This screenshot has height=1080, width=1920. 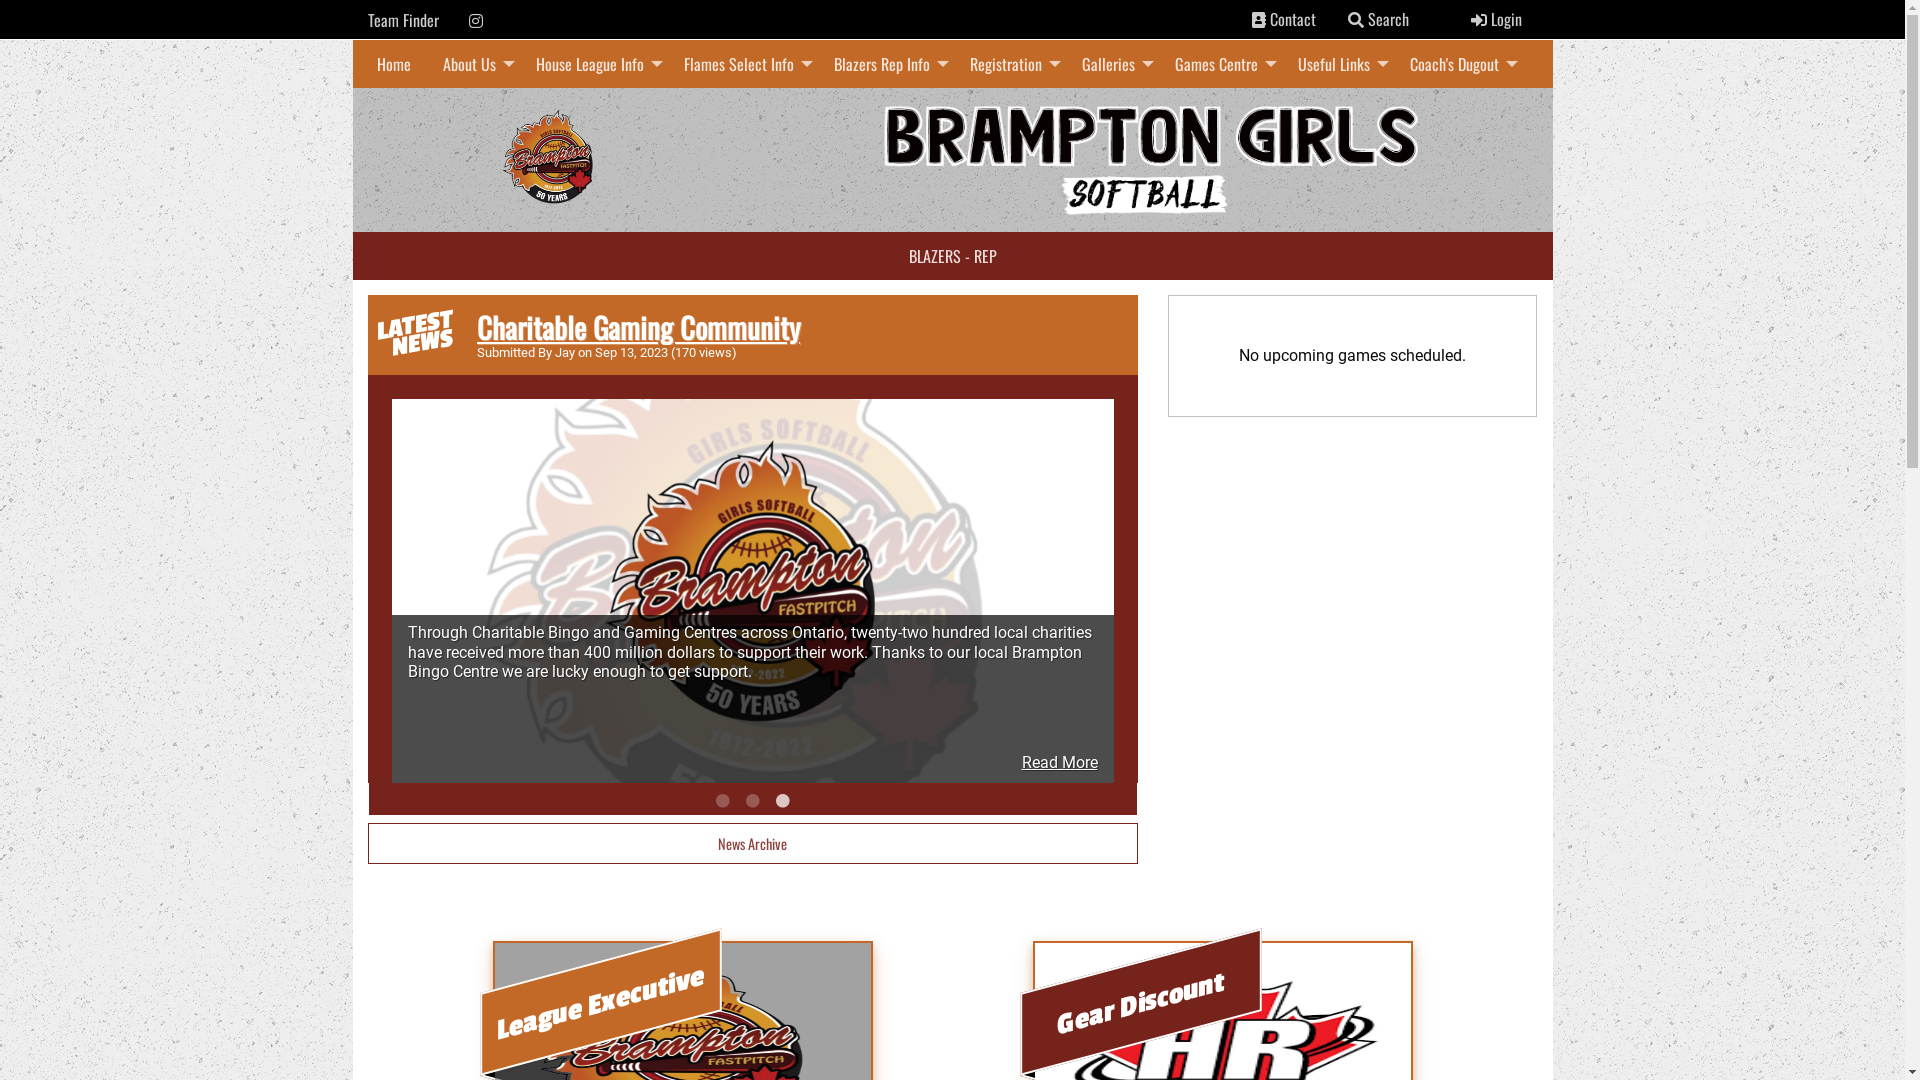 I want to click on ' Contact', so click(x=1283, y=19).